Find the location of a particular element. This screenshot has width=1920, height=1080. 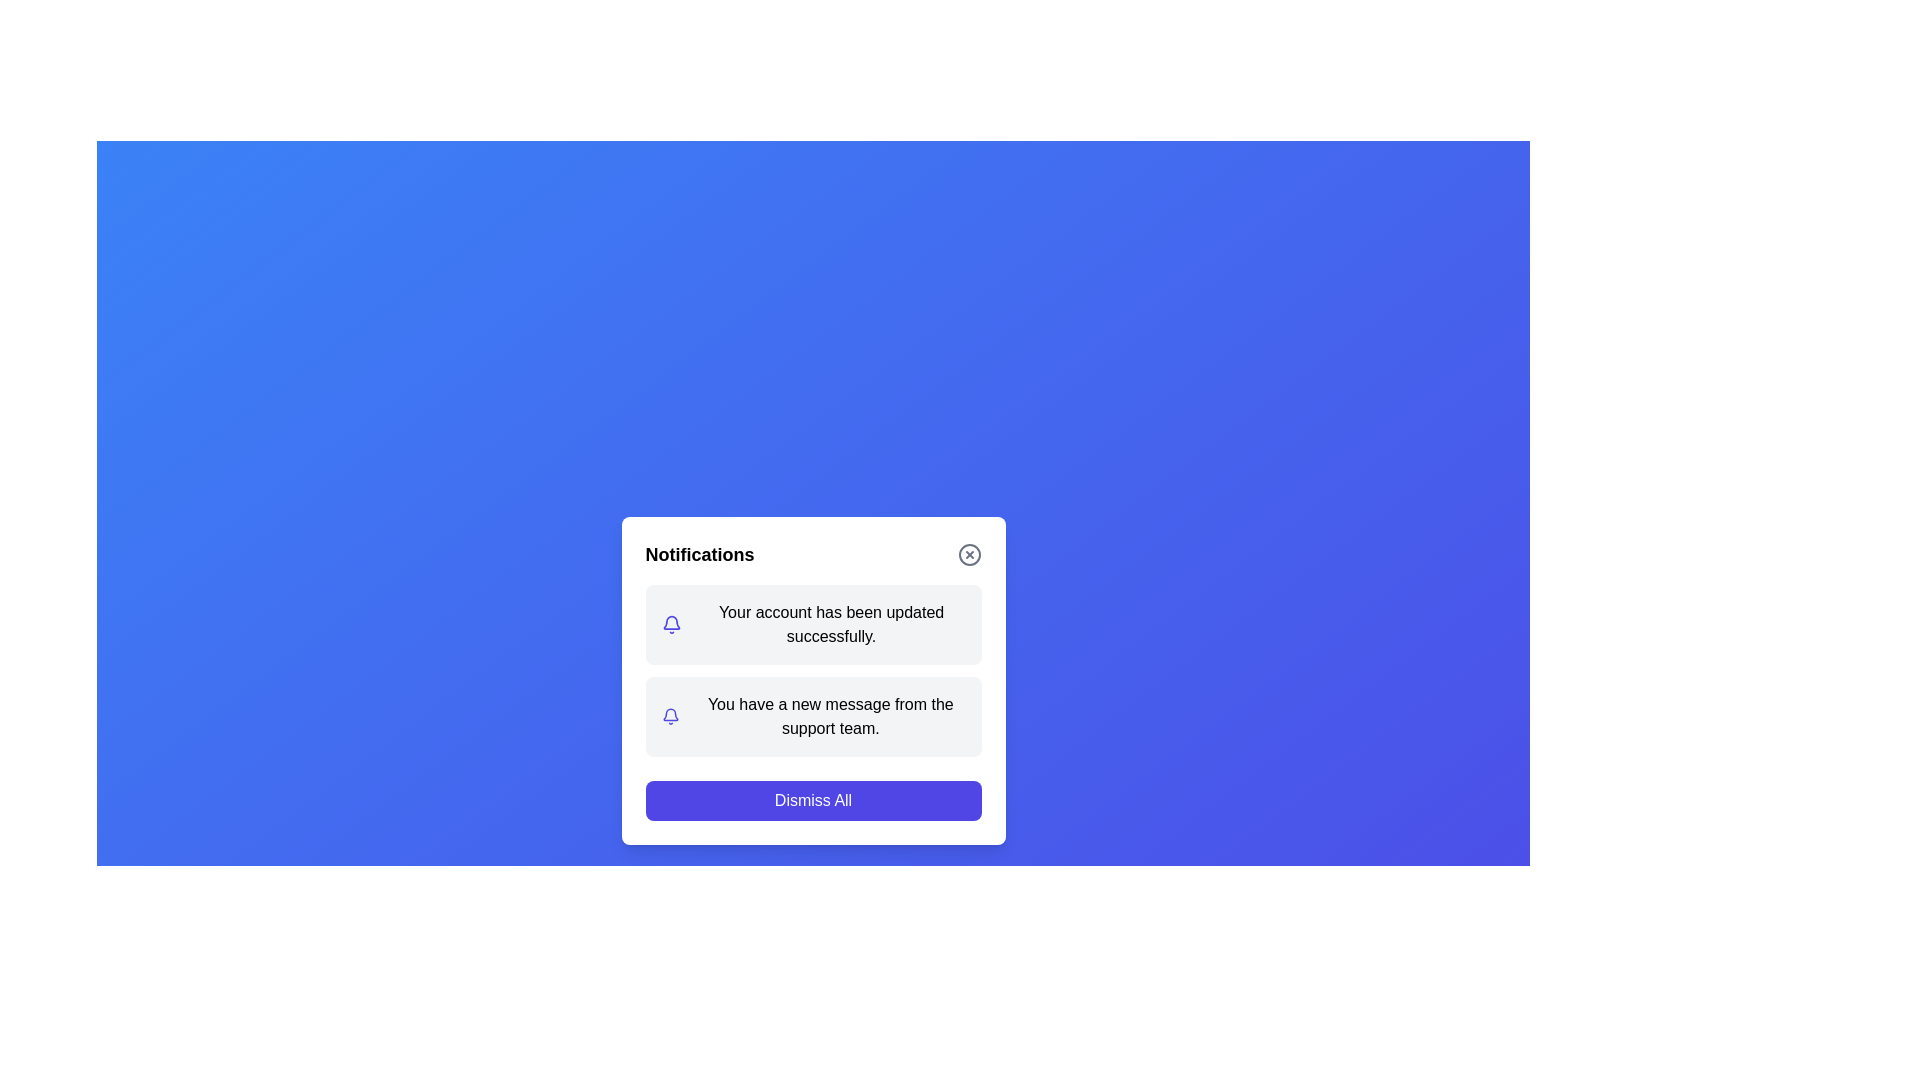

the rectangular blue 'Dismiss All' button with white text located at the bottom of the pop-up notification panel is located at coordinates (813, 800).